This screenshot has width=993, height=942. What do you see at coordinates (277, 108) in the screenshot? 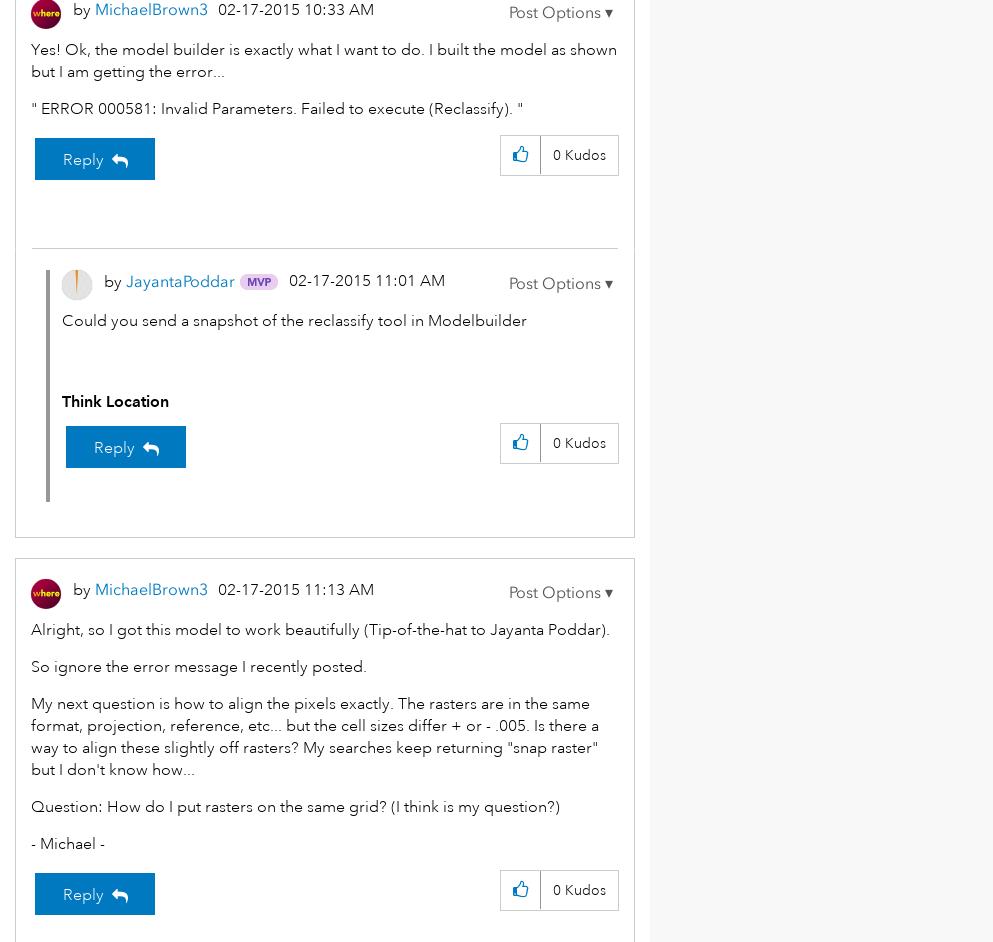
I see `'" ERROR 000581: Invalid Parameters. Failed to execute (Reclassify). "'` at bounding box center [277, 108].